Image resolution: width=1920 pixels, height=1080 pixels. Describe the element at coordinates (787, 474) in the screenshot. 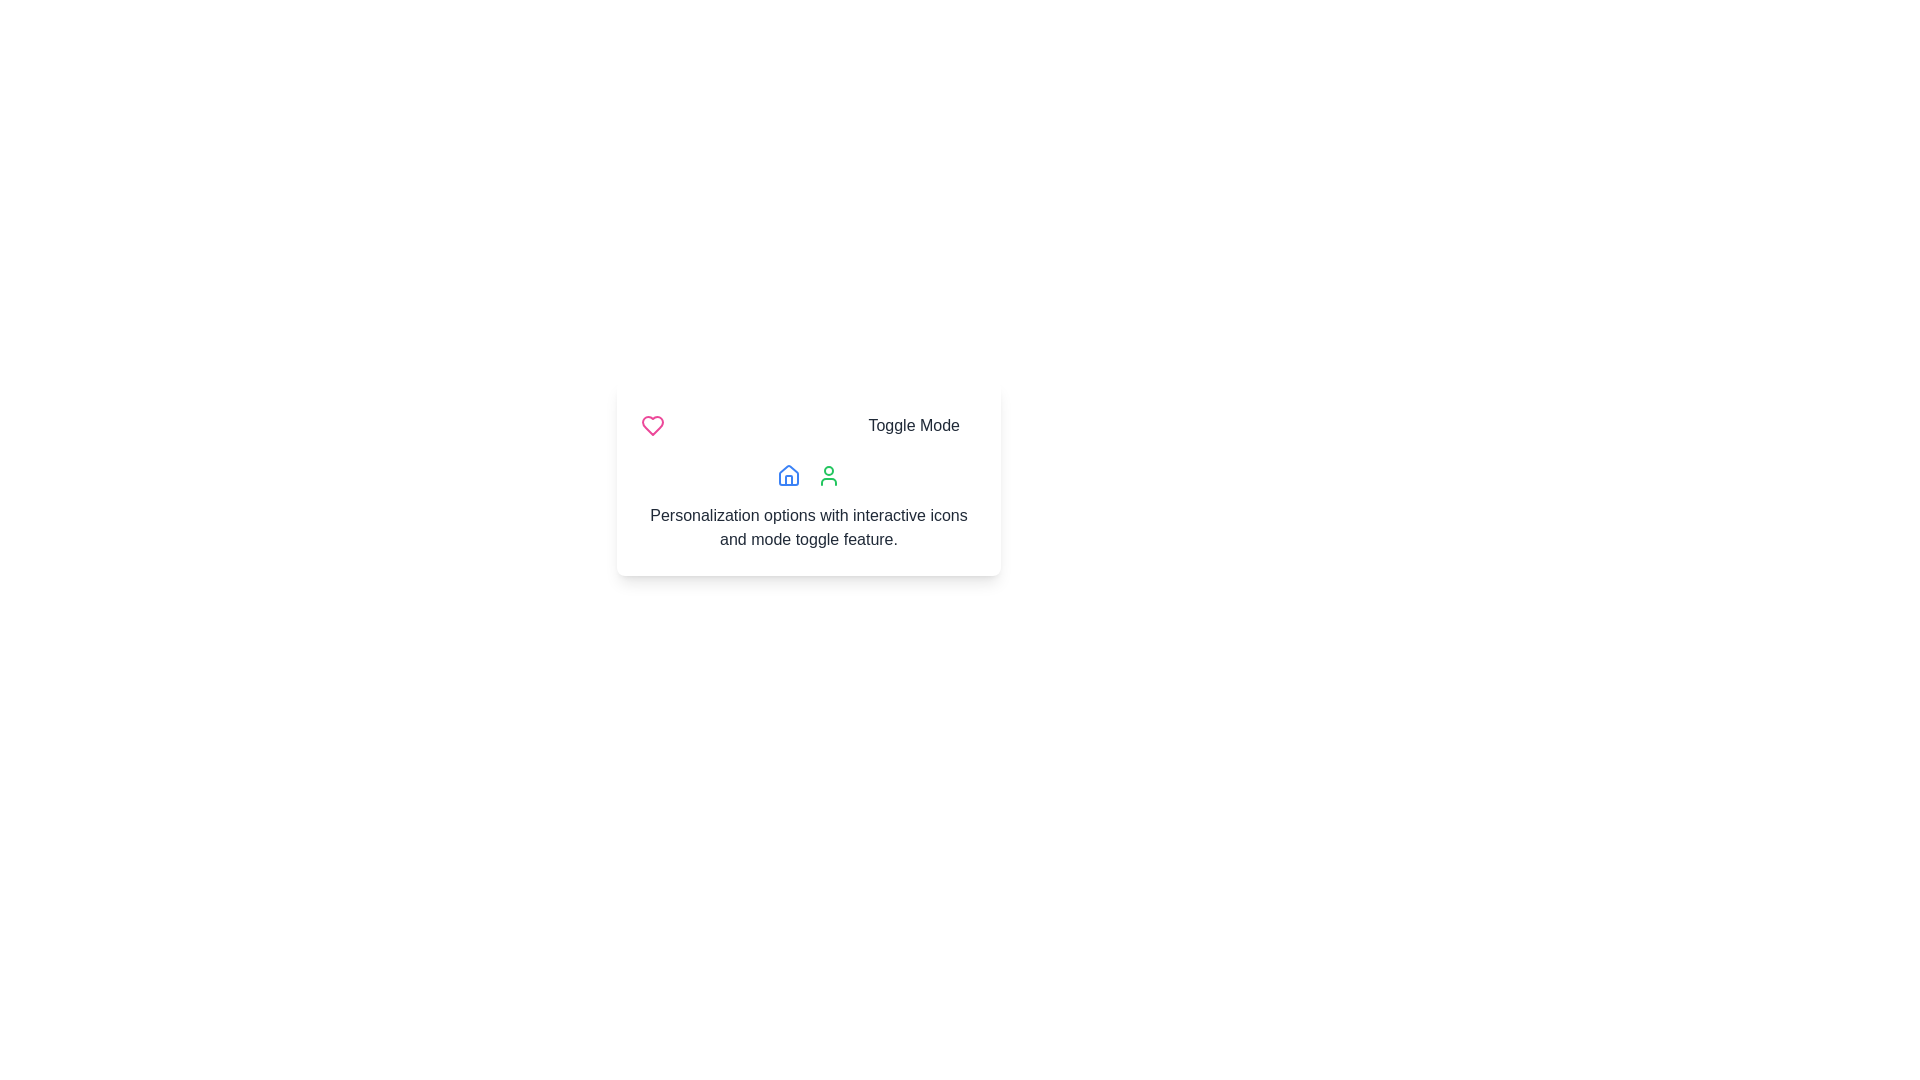

I see `the styling of the roof within the house icon, which is the uppermost part of the house-shaped SVG element located centrally among three icons` at that location.